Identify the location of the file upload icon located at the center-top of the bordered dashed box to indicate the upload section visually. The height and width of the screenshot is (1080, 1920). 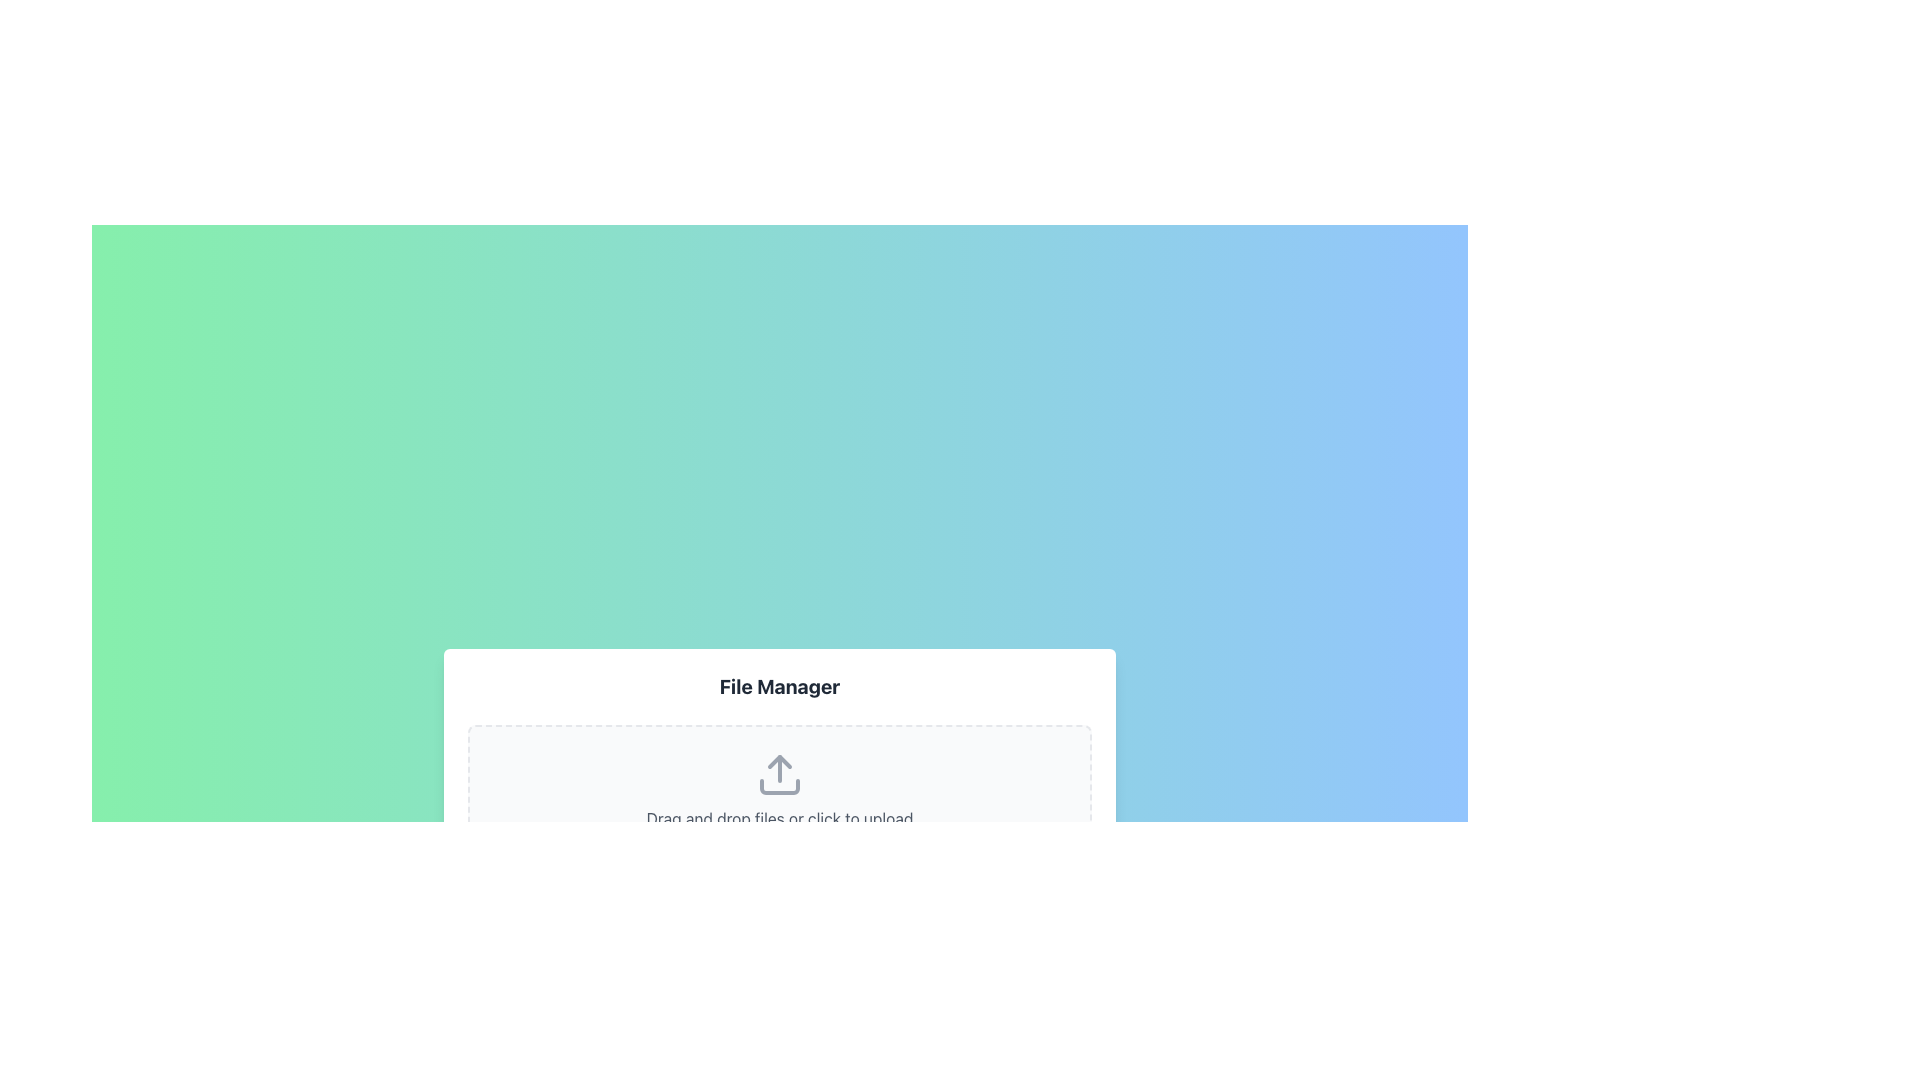
(778, 774).